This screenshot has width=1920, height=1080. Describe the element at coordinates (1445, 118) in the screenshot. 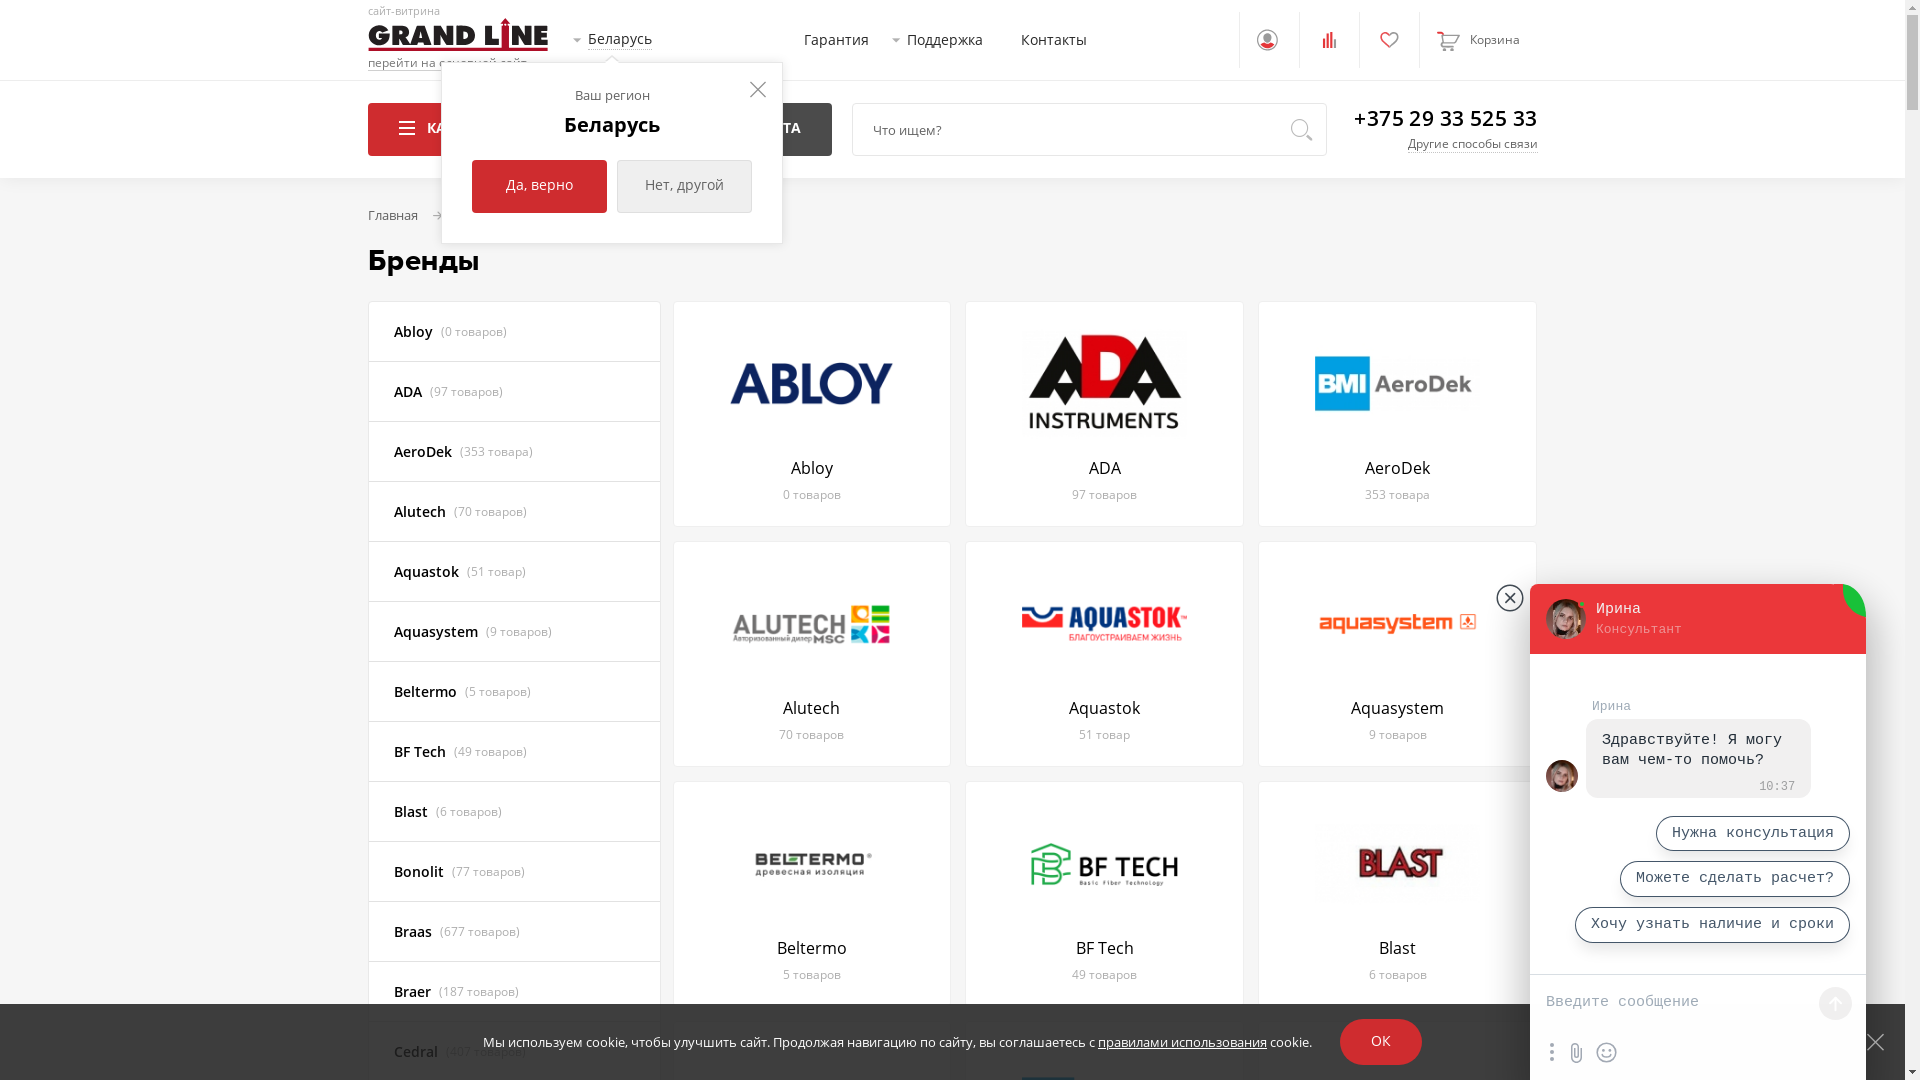

I see `'+375 29 33 525 33'` at that location.